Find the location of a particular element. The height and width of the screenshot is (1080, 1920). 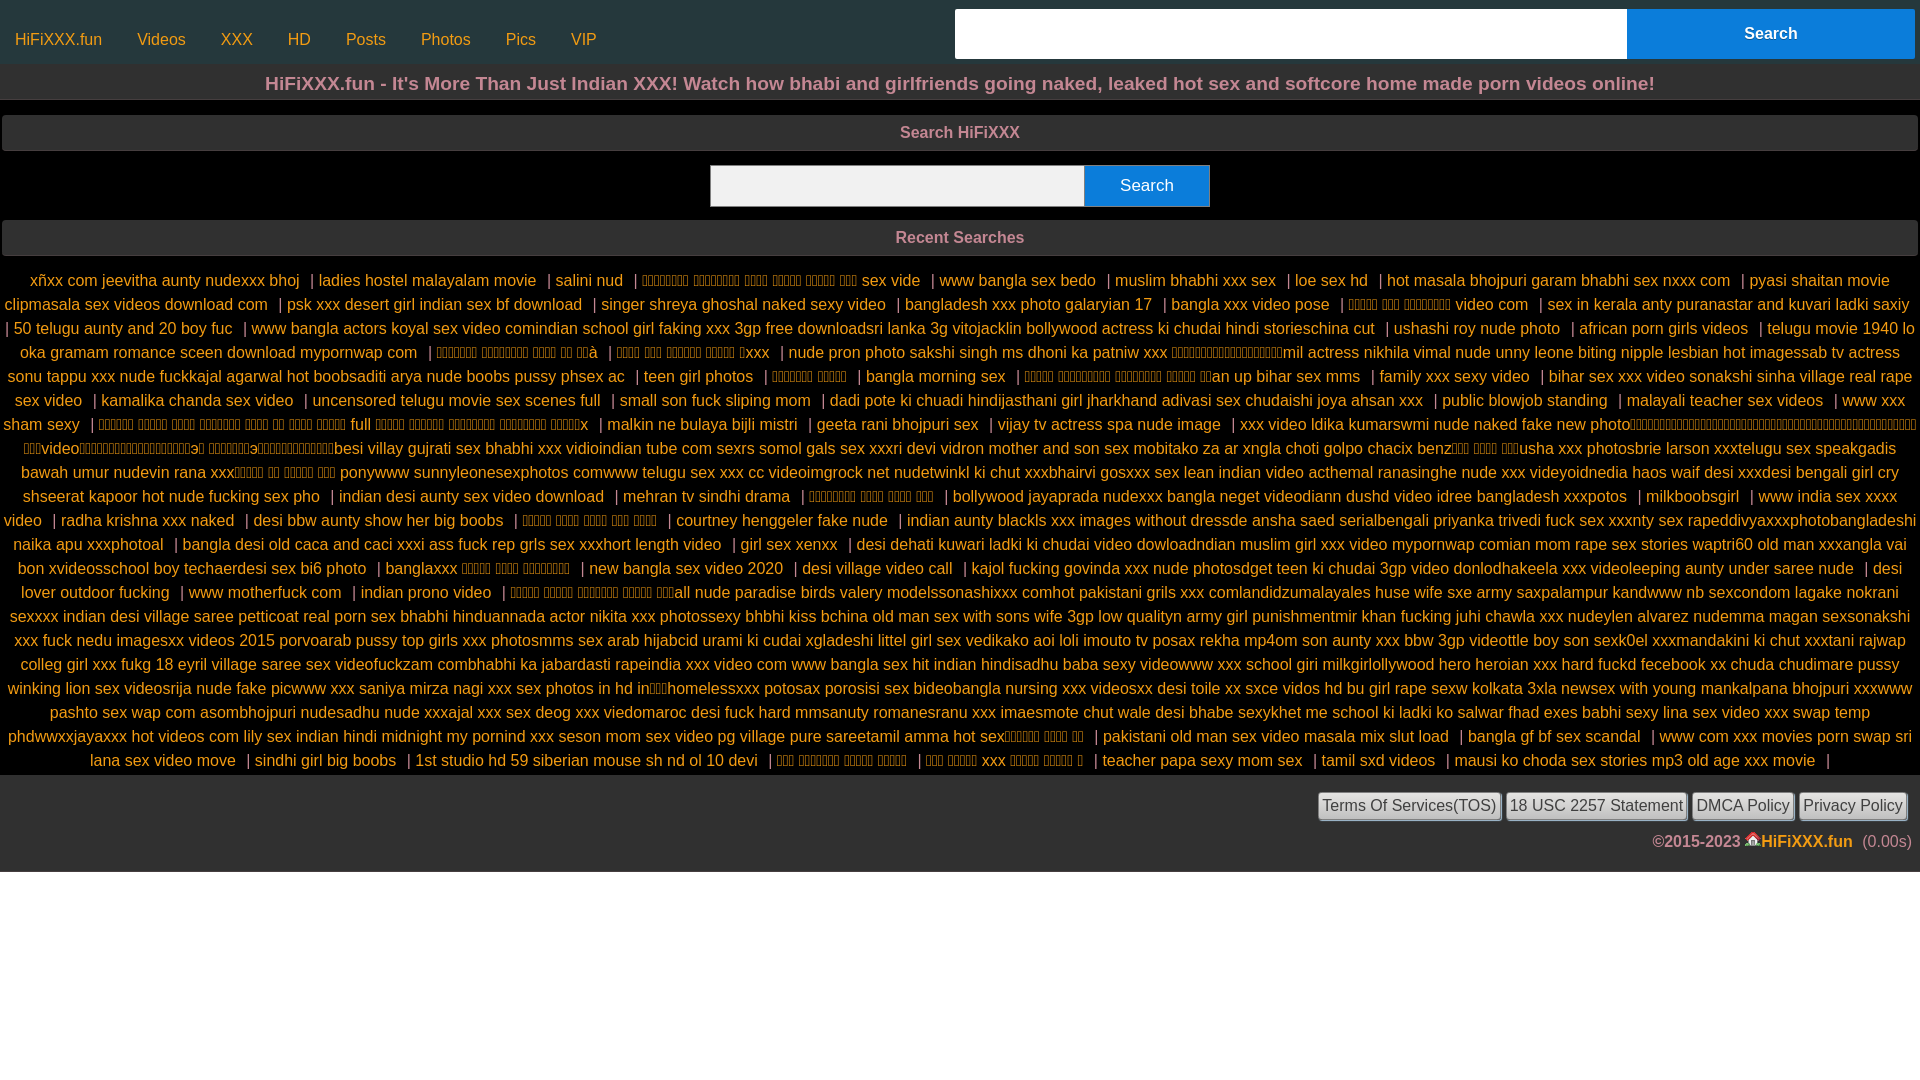

'Posts' is located at coordinates (365, 39).